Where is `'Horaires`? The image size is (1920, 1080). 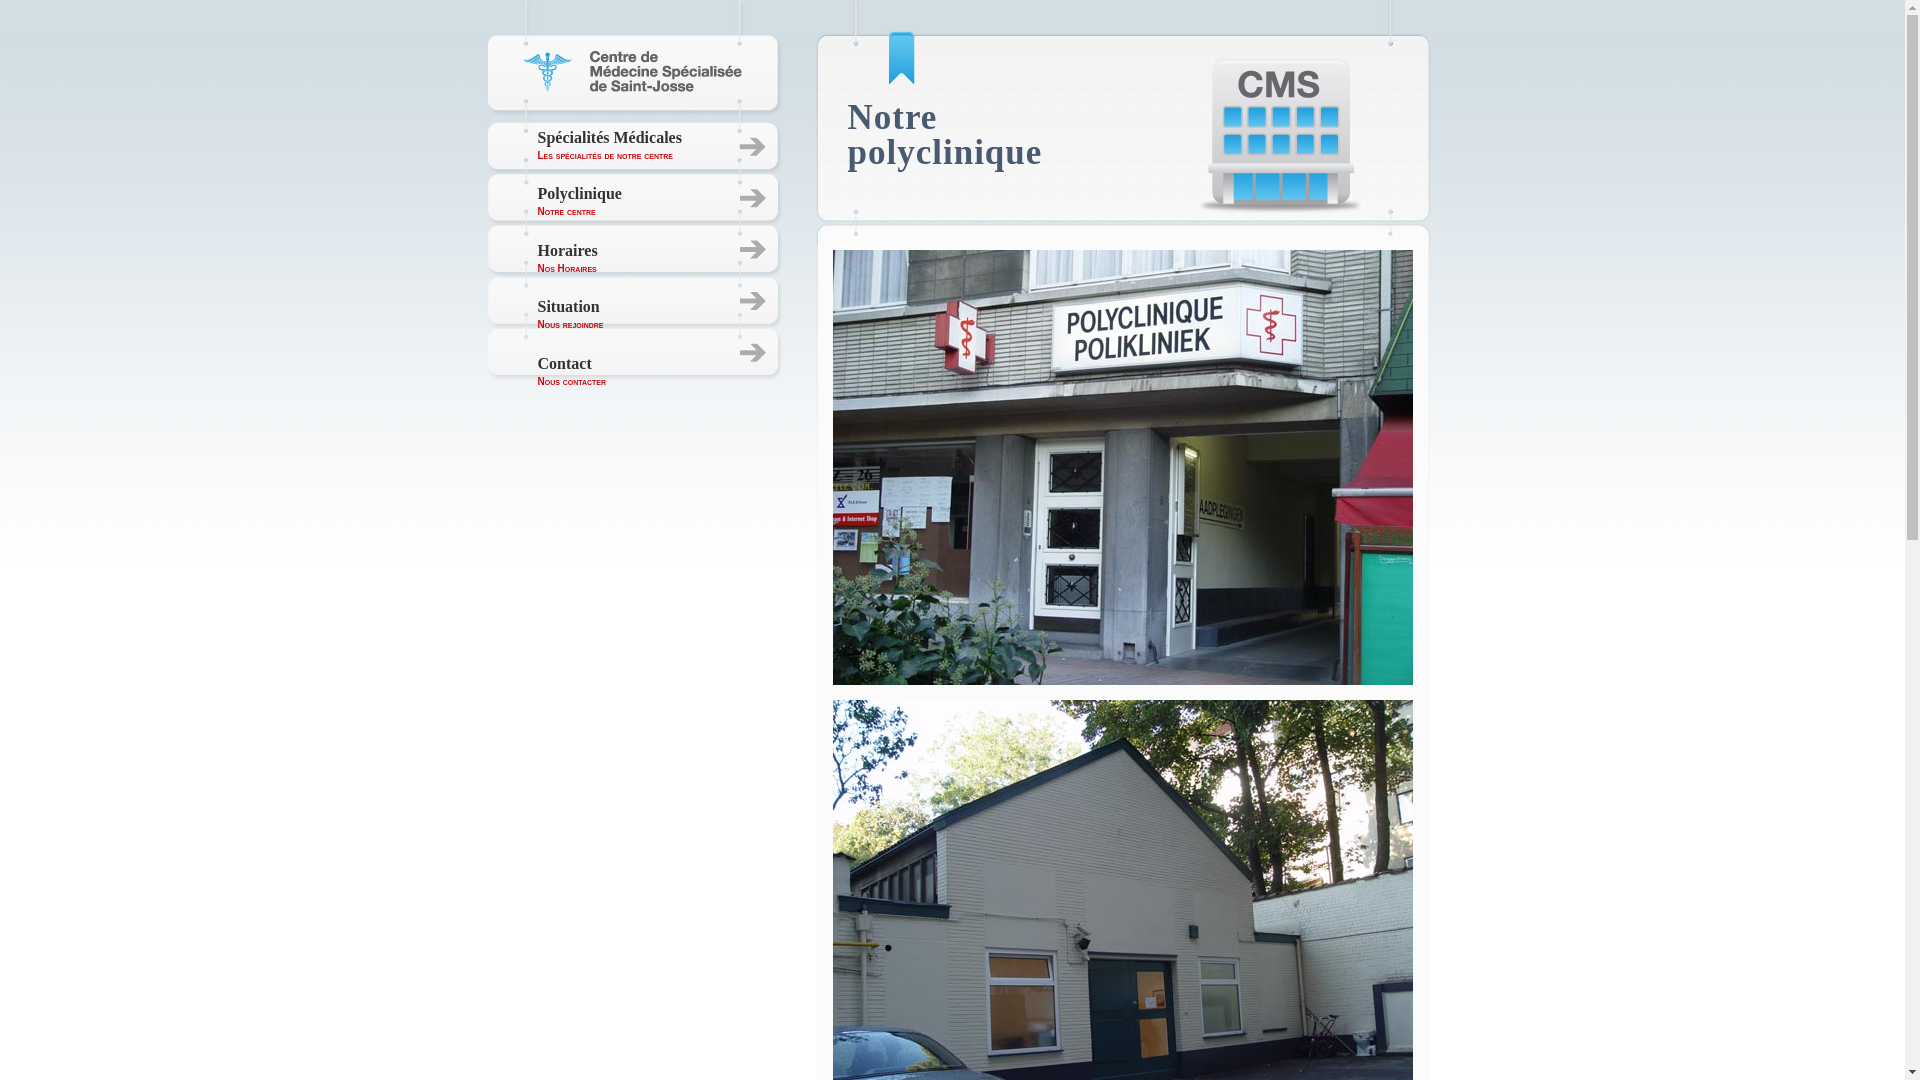 'Horaires is located at coordinates (566, 257).